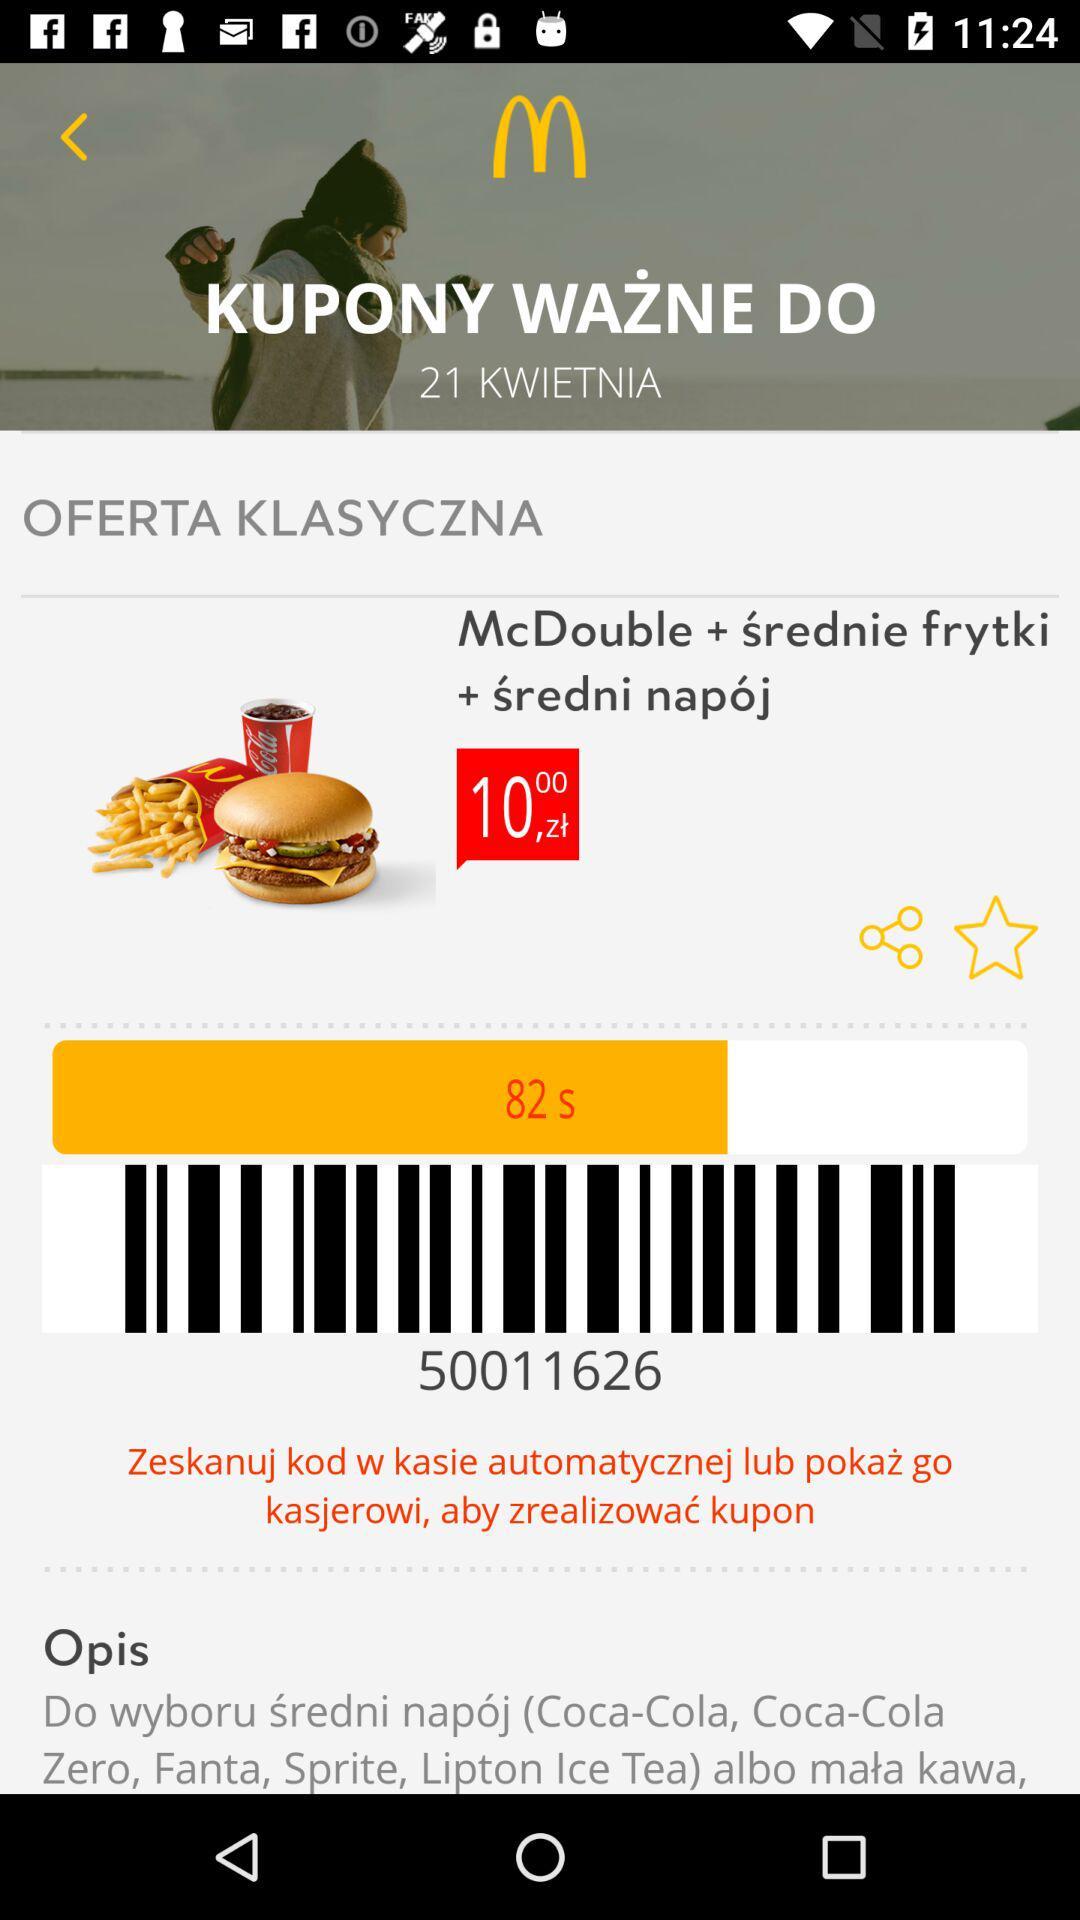 The height and width of the screenshot is (1920, 1080). Describe the element at coordinates (72, 135) in the screenshot. I see `previous button` at that location.